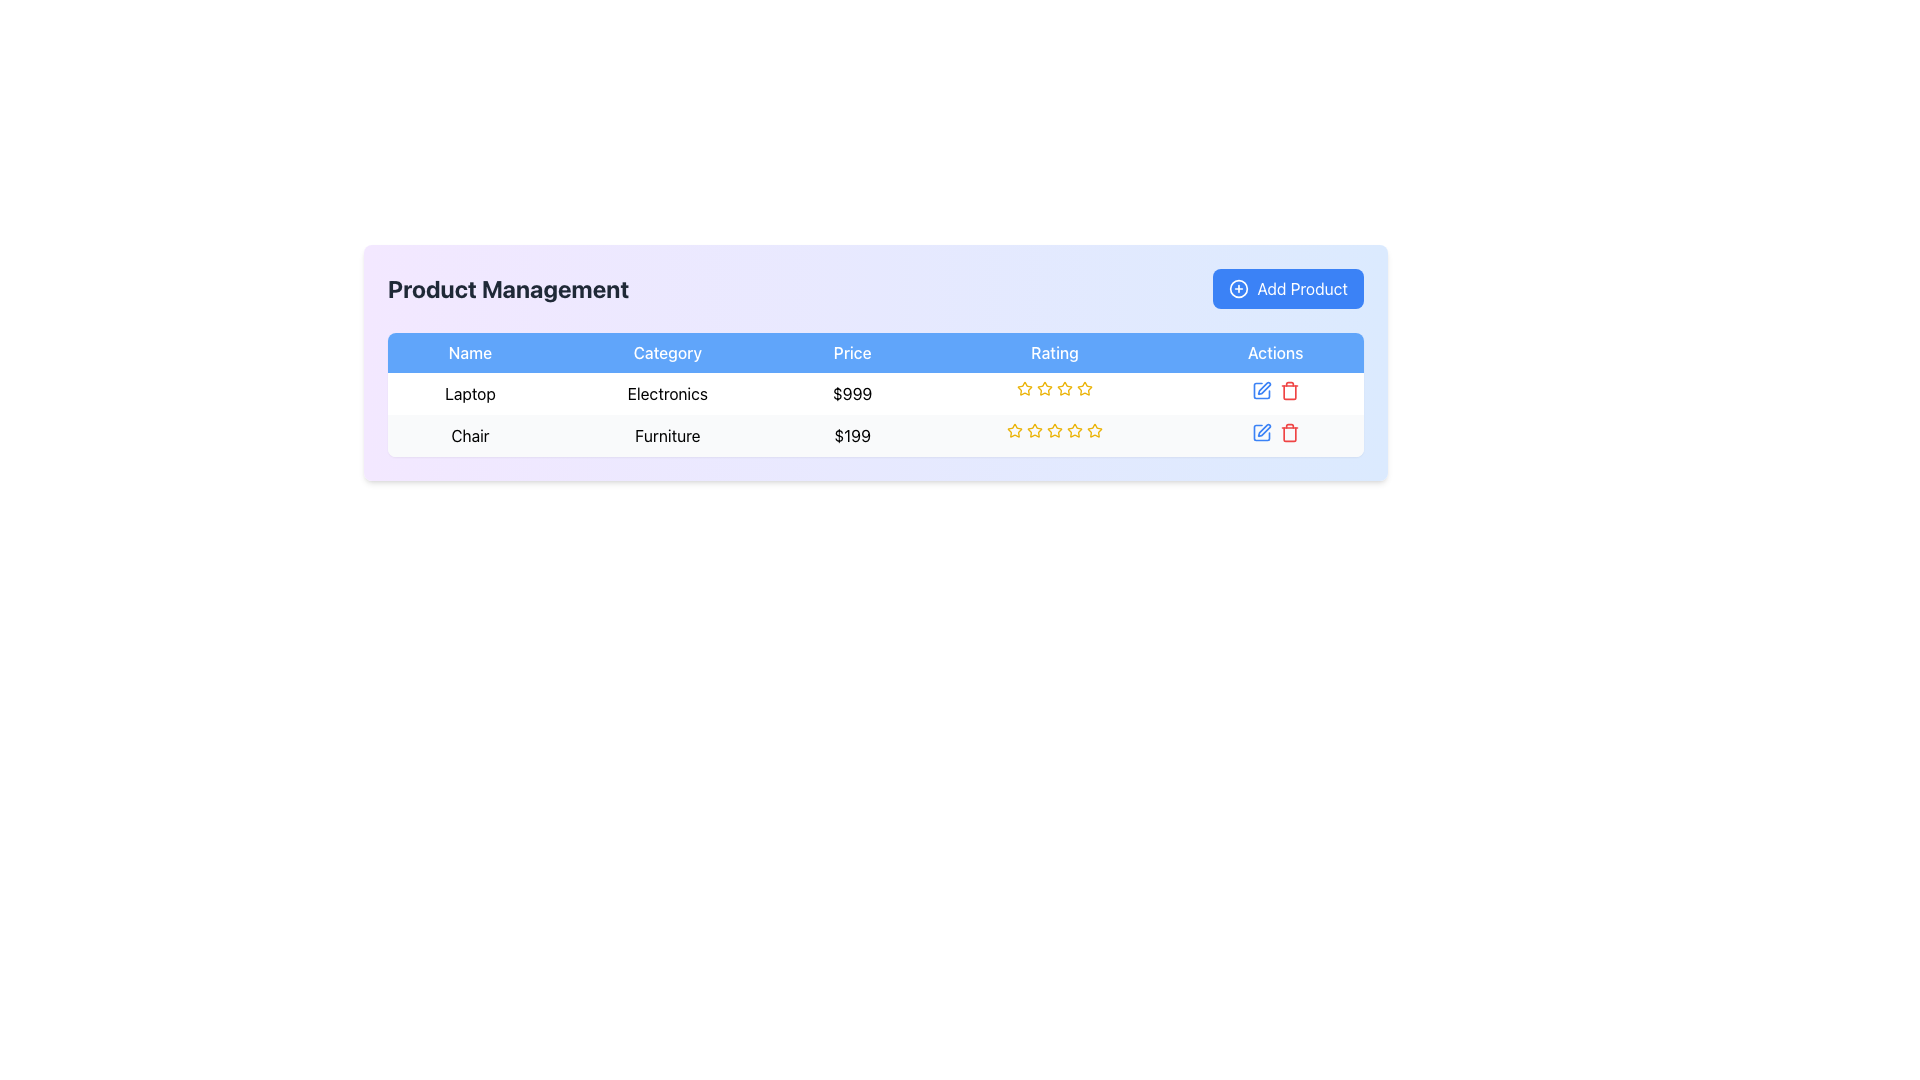 Image resolution: width=1920 pixels, height=1080 pixels. Describe the element at coordinates (1044, 388) in the screenshot. I see `the first yellow star icon in the 5-star rating system for the Laptop product, located in the leftmost position of the Rating column` at that location.